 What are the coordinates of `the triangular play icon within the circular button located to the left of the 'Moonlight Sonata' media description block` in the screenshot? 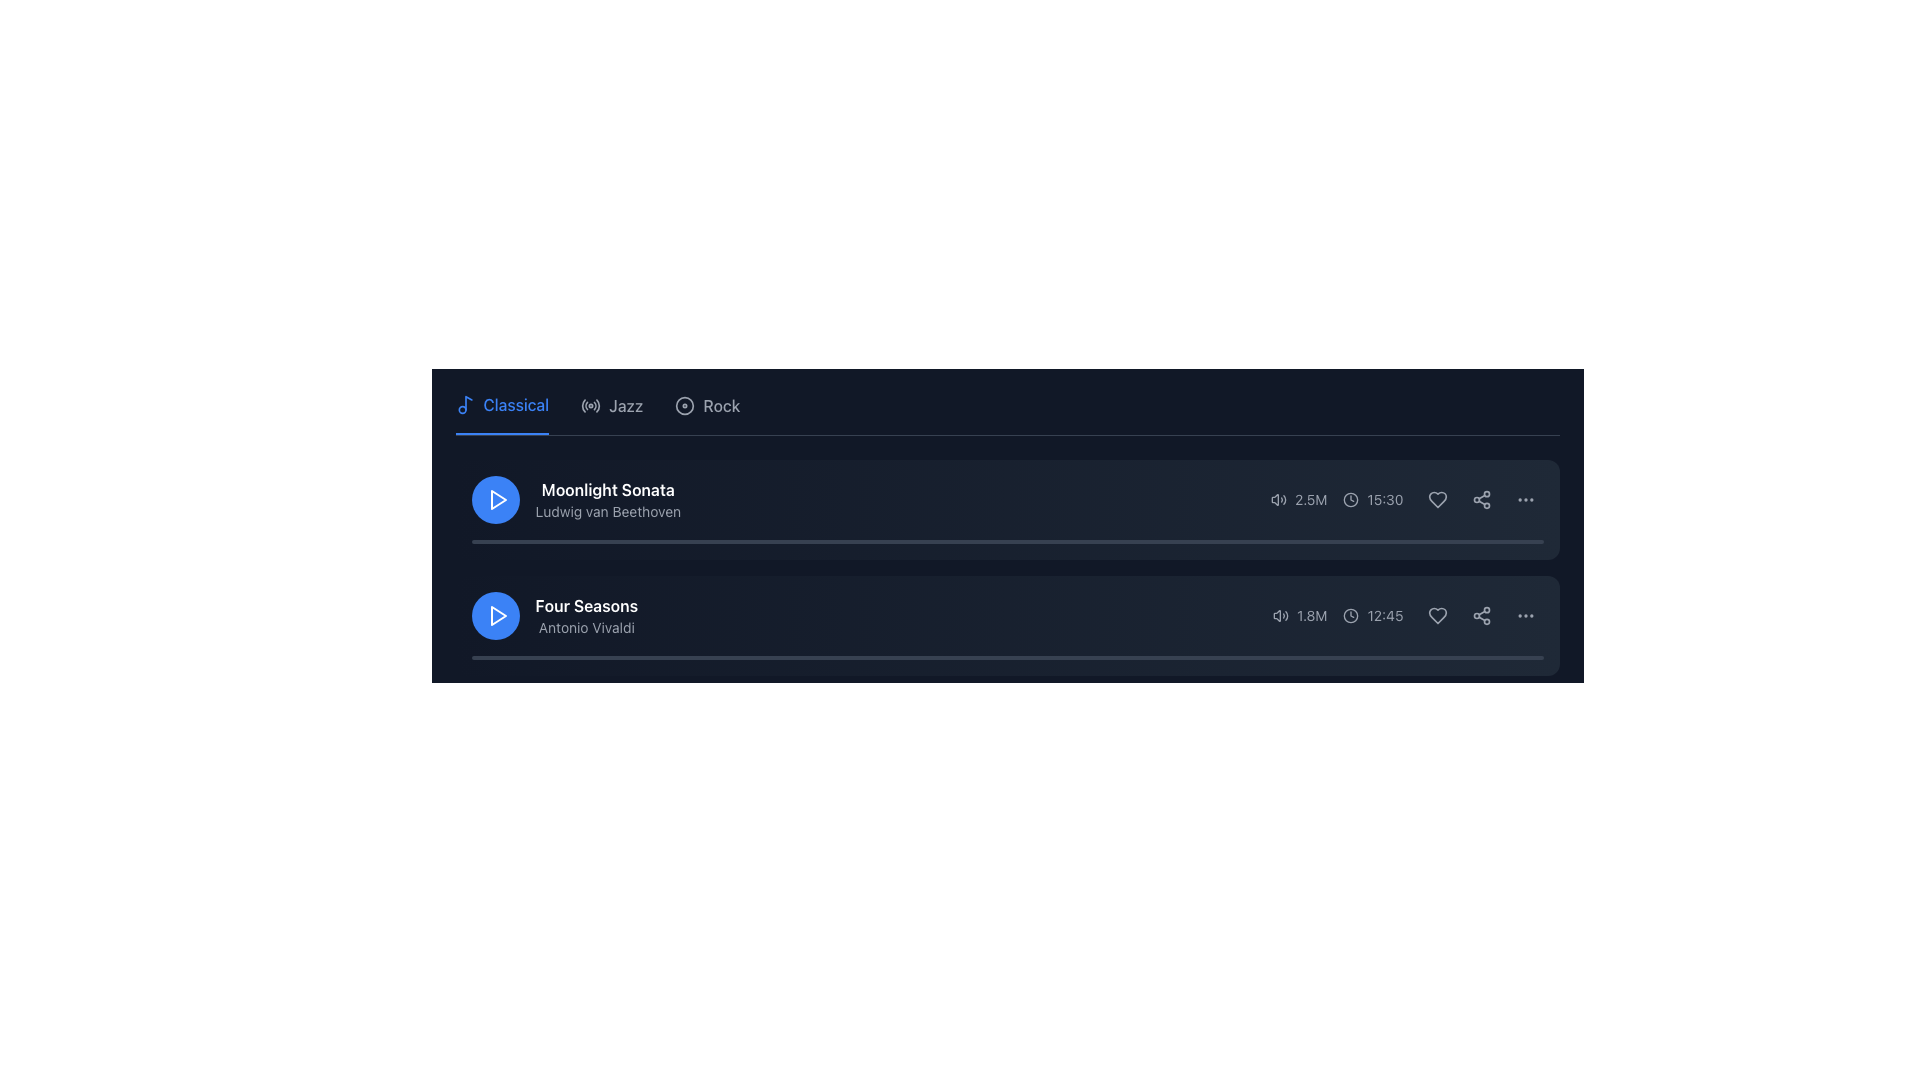 It's located at (497, 499).